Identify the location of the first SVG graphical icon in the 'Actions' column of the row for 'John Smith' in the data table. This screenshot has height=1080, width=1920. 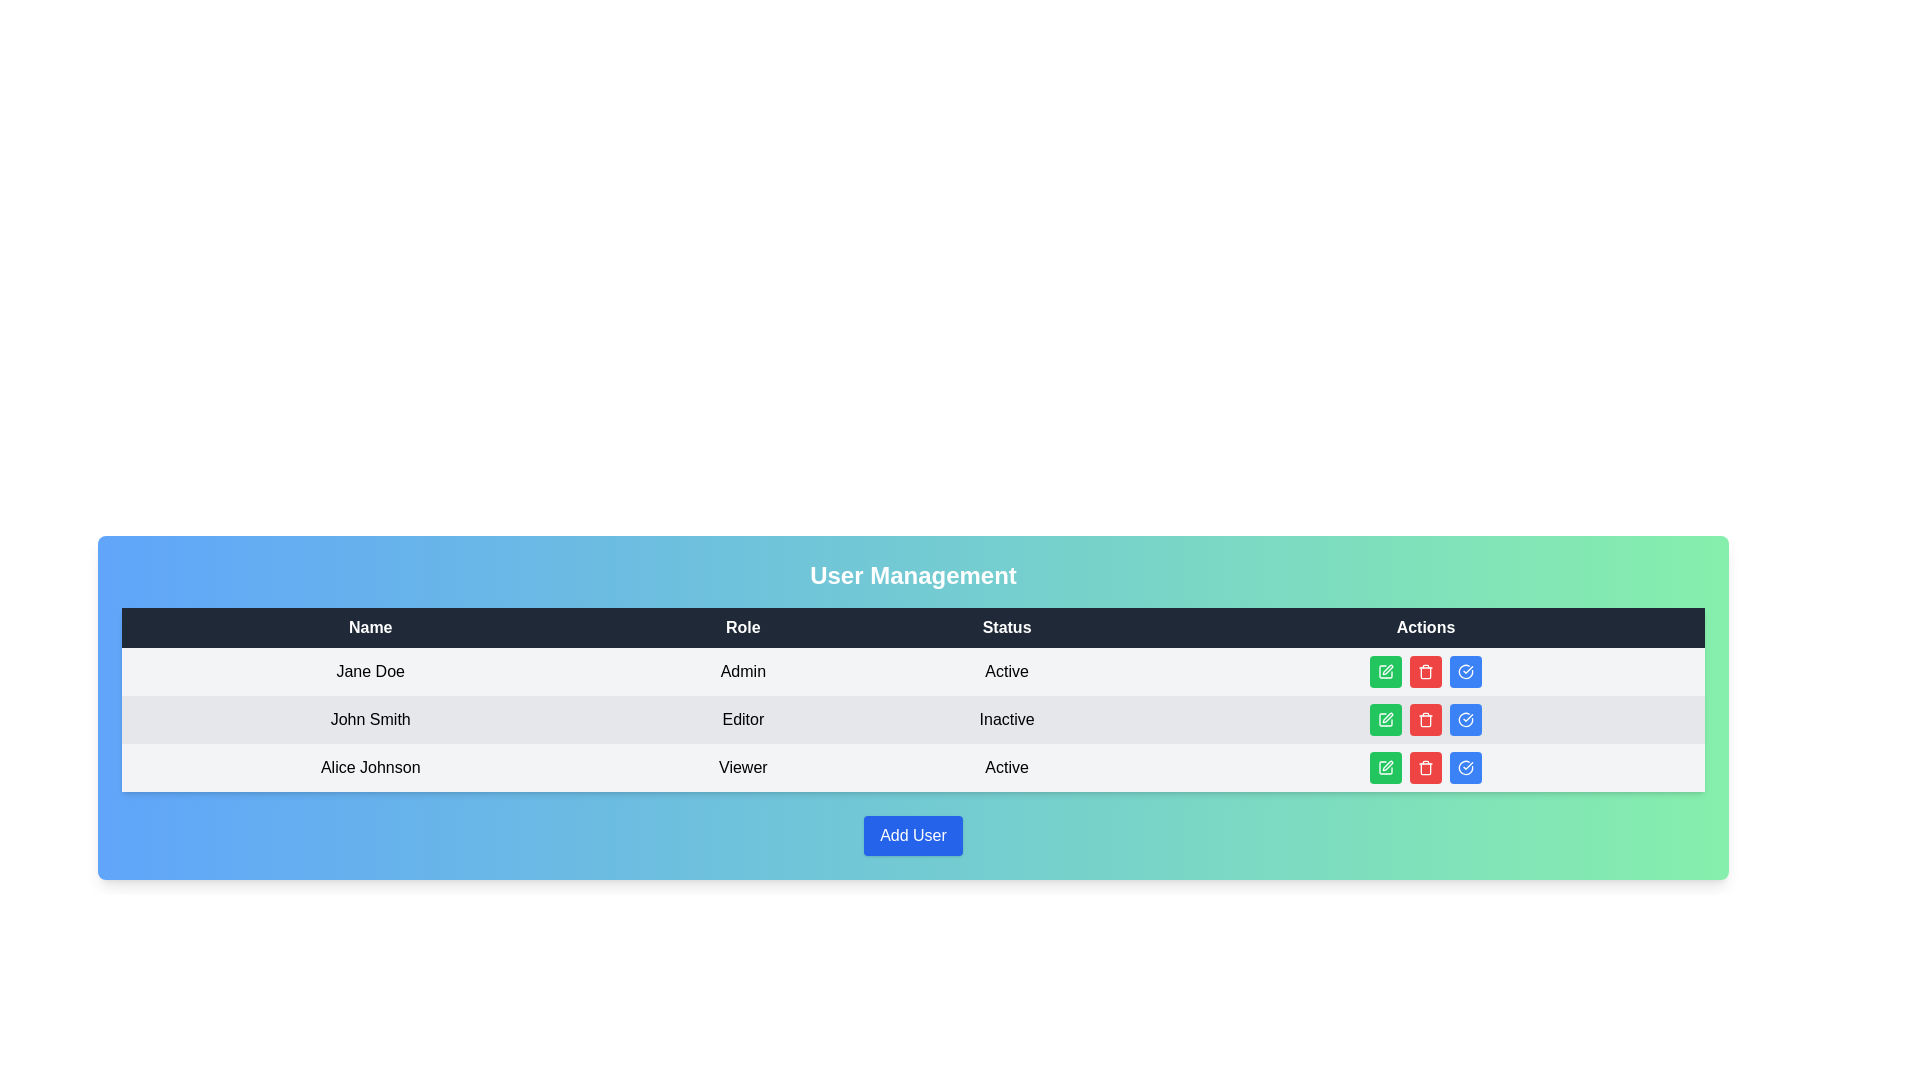
(1385, 671).